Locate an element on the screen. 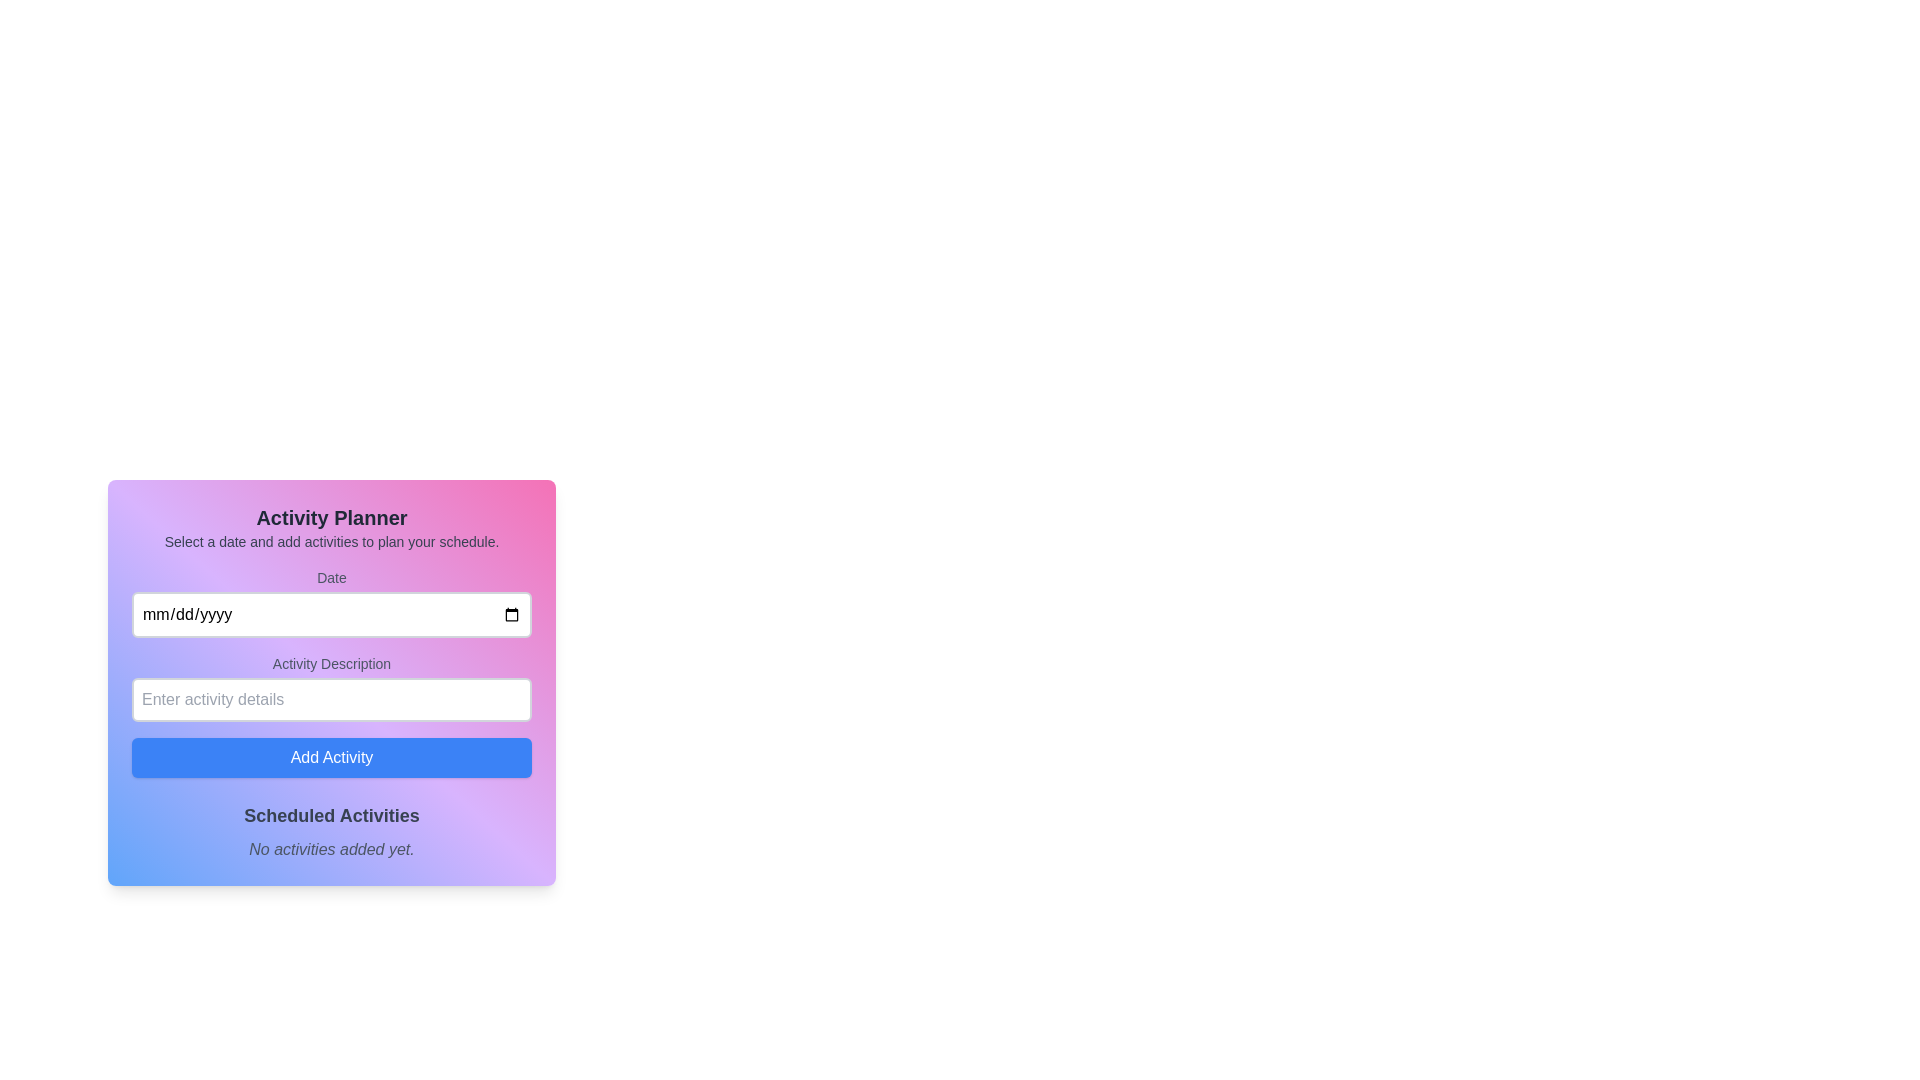  the blue button labeled 'Add Activity' to observe the visual feedback of the hover state is located at coordinates (331, 758).